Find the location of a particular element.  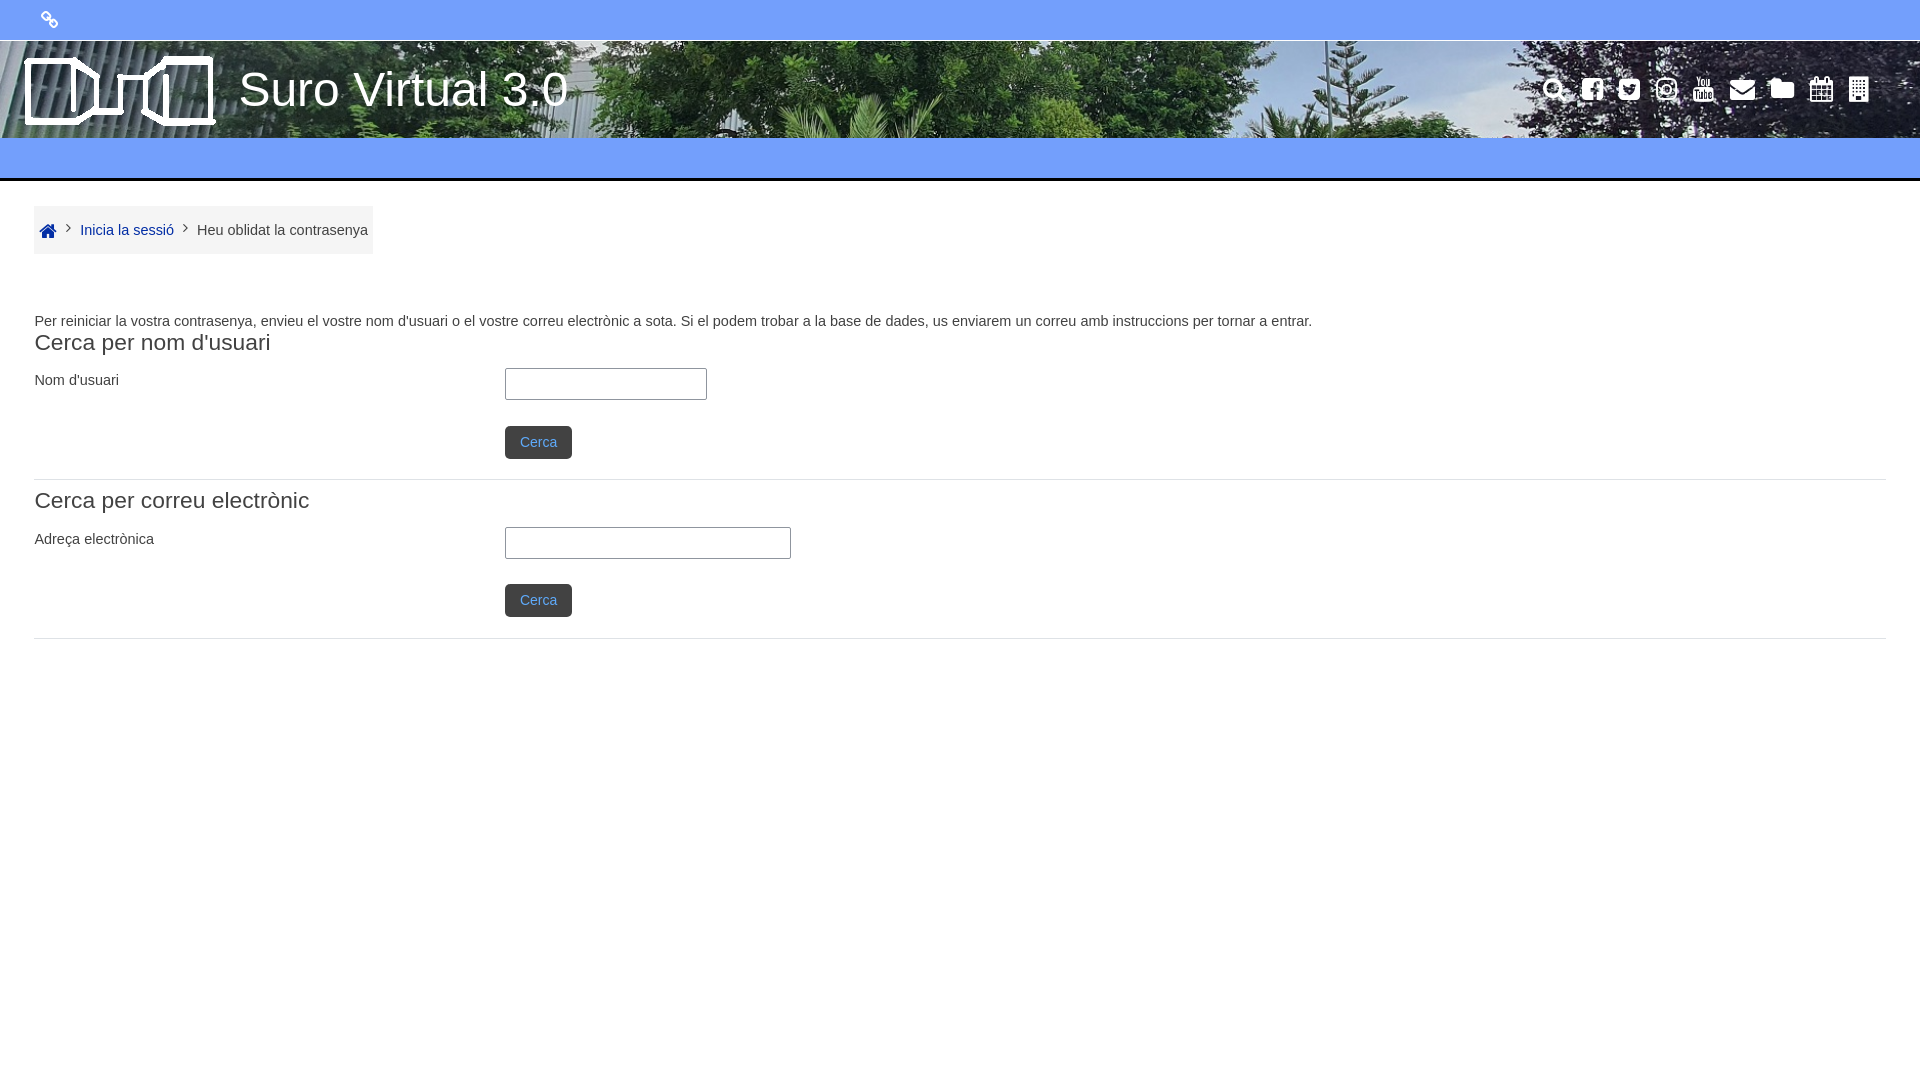

'Facebook del centre' is located at coordinates (1591, 92).